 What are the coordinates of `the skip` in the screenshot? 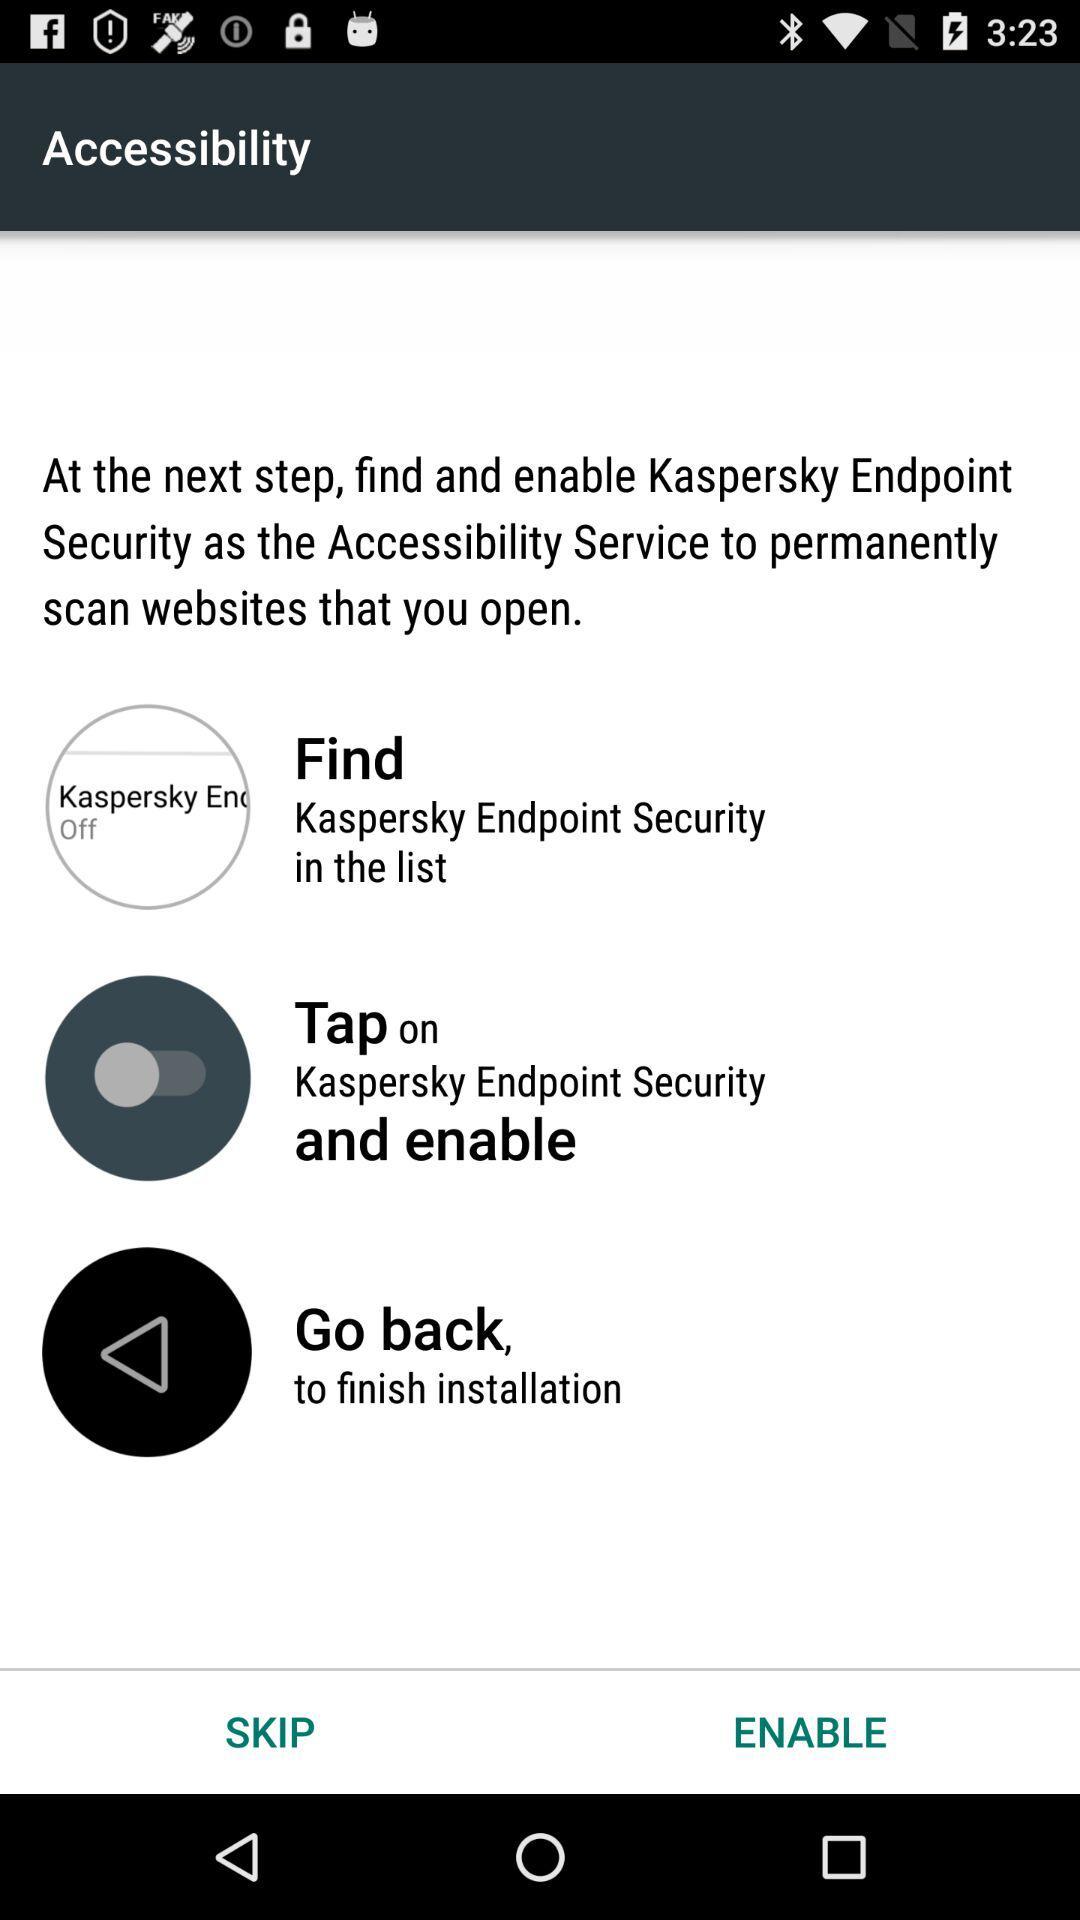 It's located at (270, 1730).